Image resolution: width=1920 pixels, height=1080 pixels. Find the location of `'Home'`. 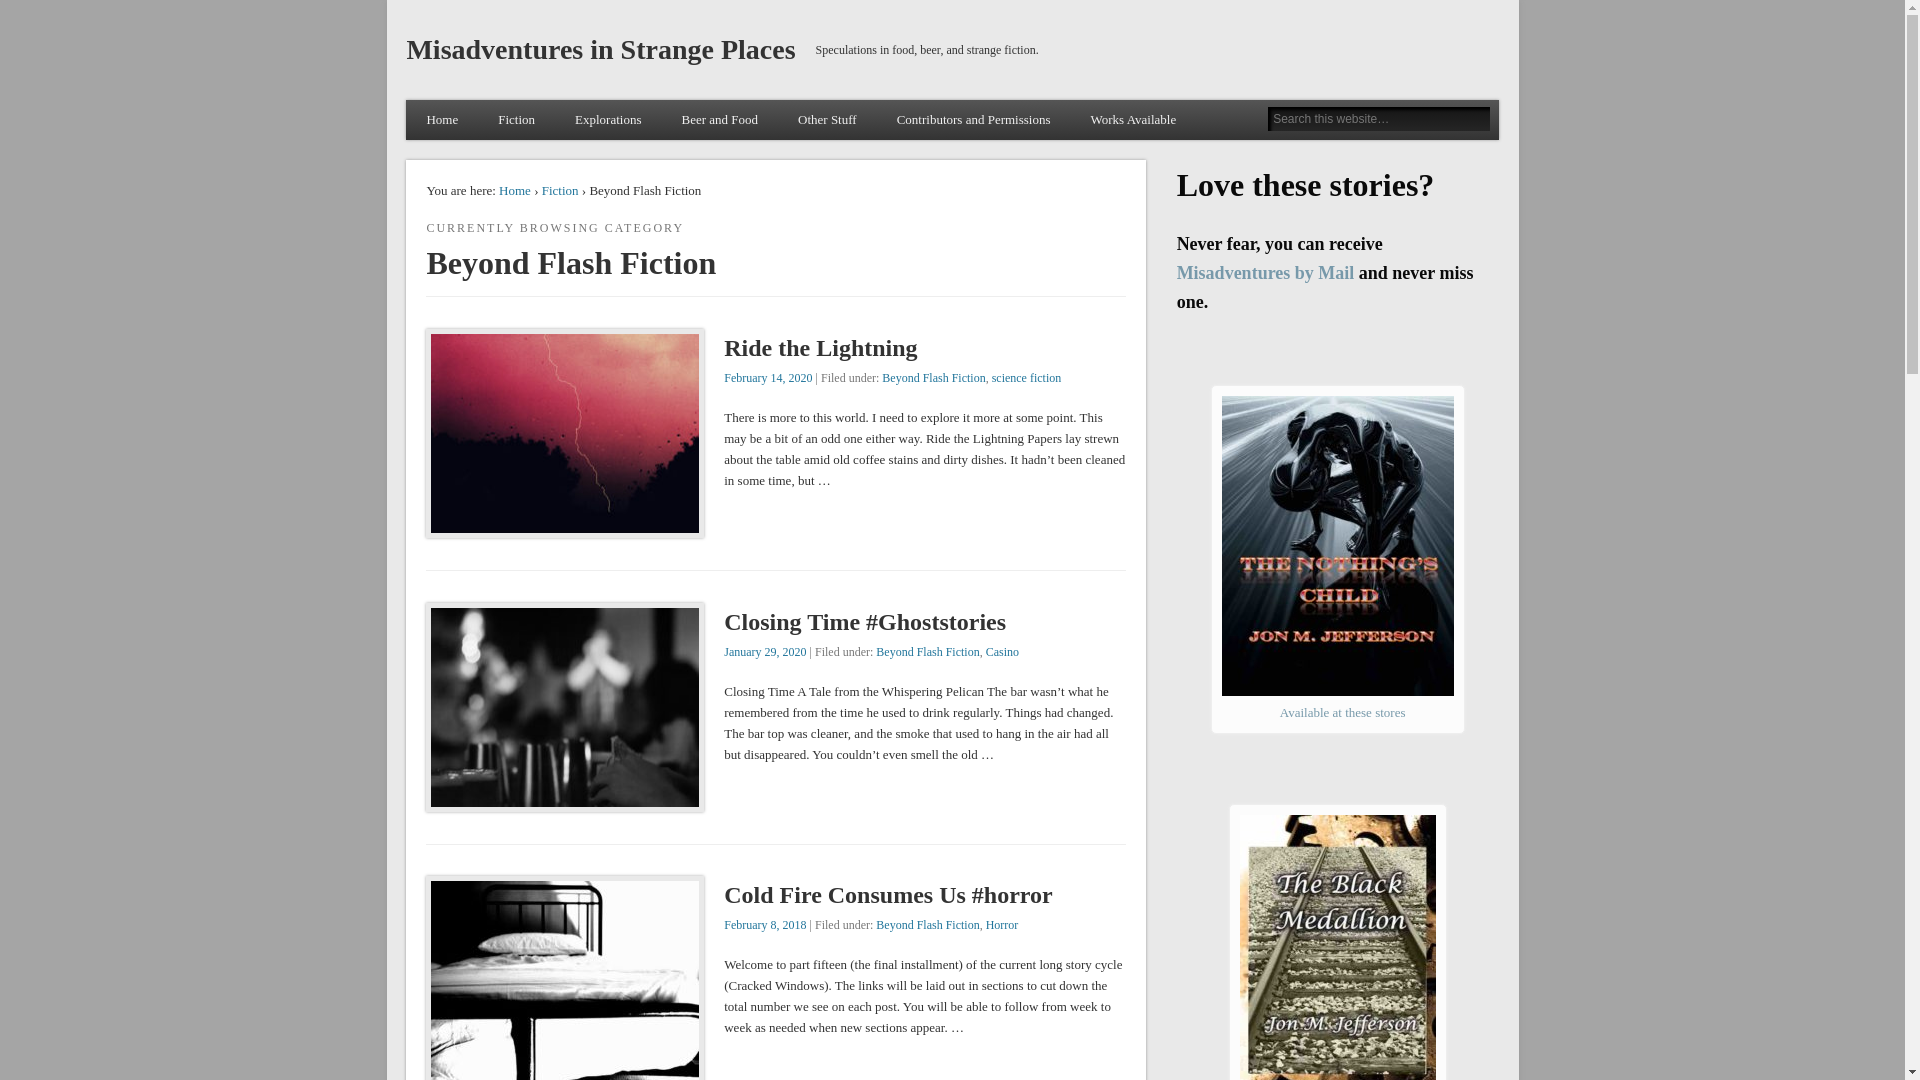

'Home' is located at coordinates (514, 190).